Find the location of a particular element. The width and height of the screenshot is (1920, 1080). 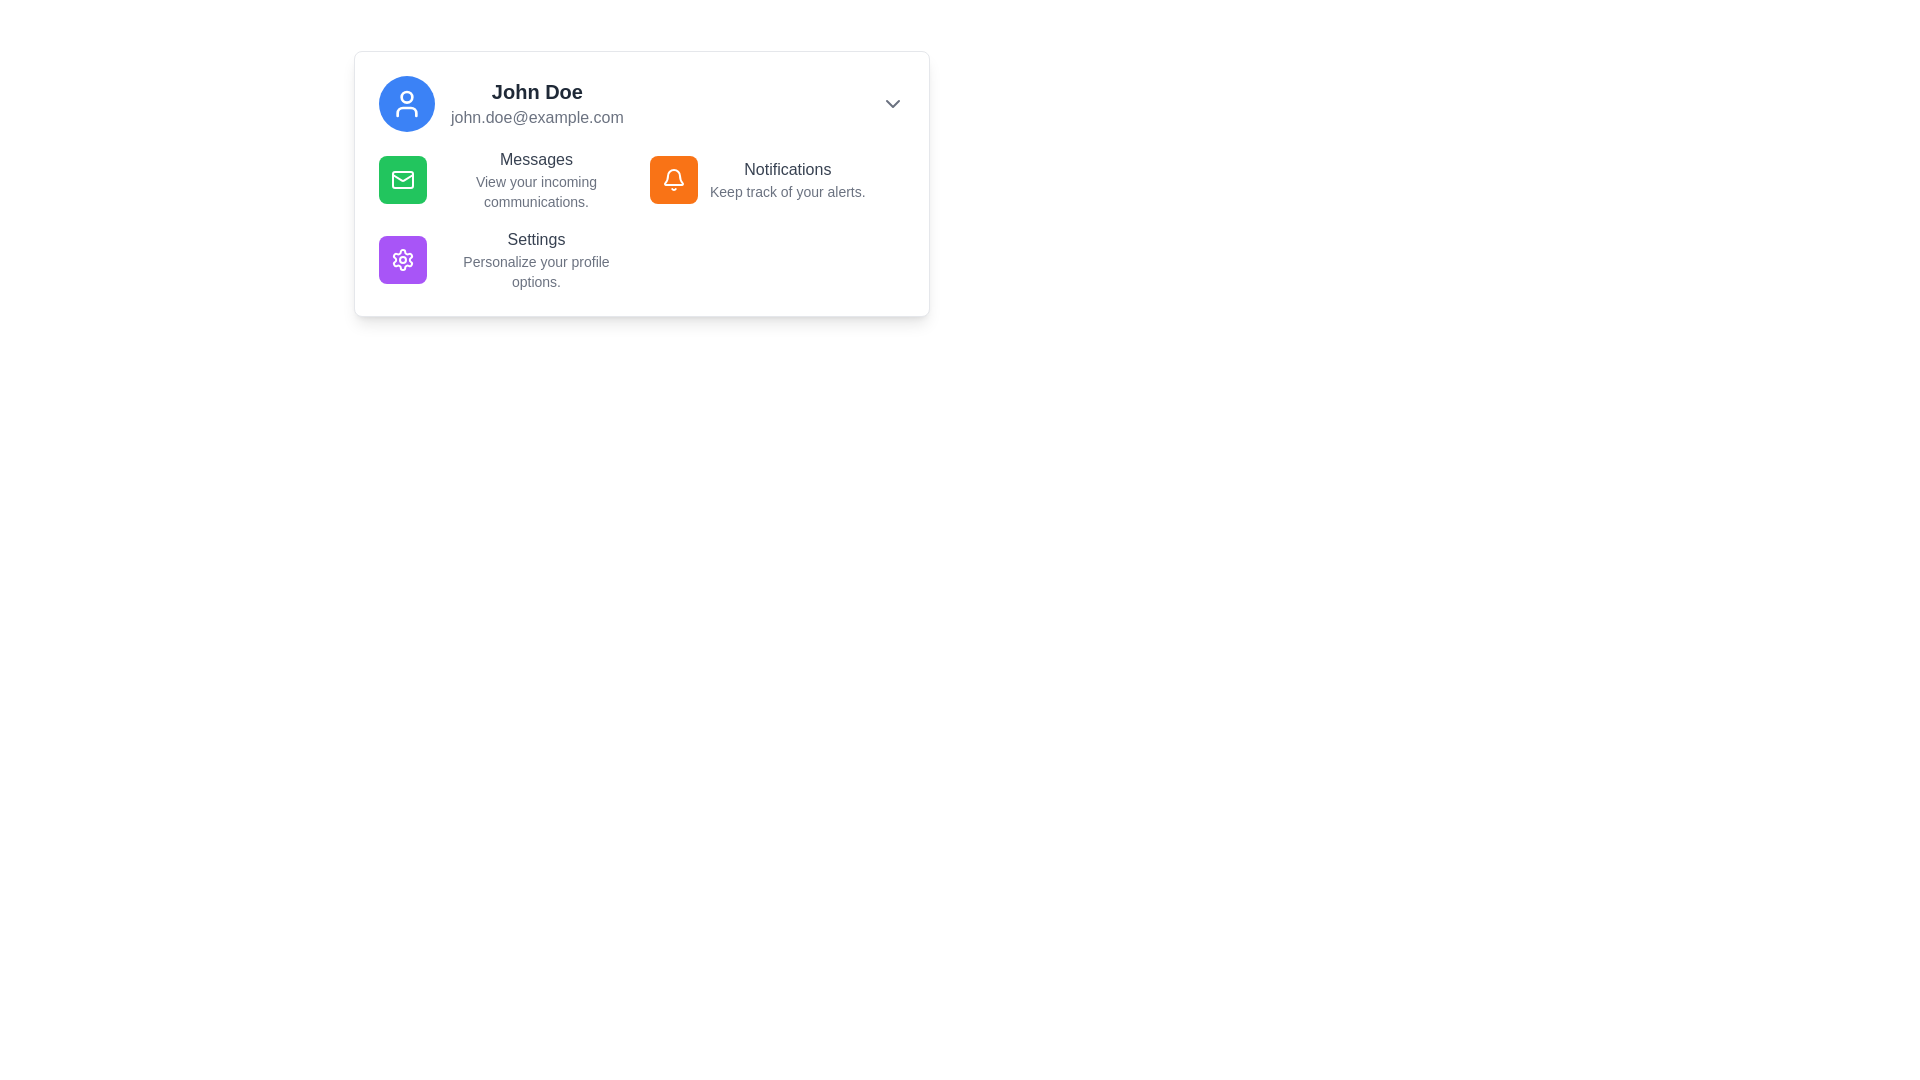

the cogwheel icon located at the bottom left corner of the user's information section, which has a purple background and signifies 'Settings' is located at coordinates (402, 258).